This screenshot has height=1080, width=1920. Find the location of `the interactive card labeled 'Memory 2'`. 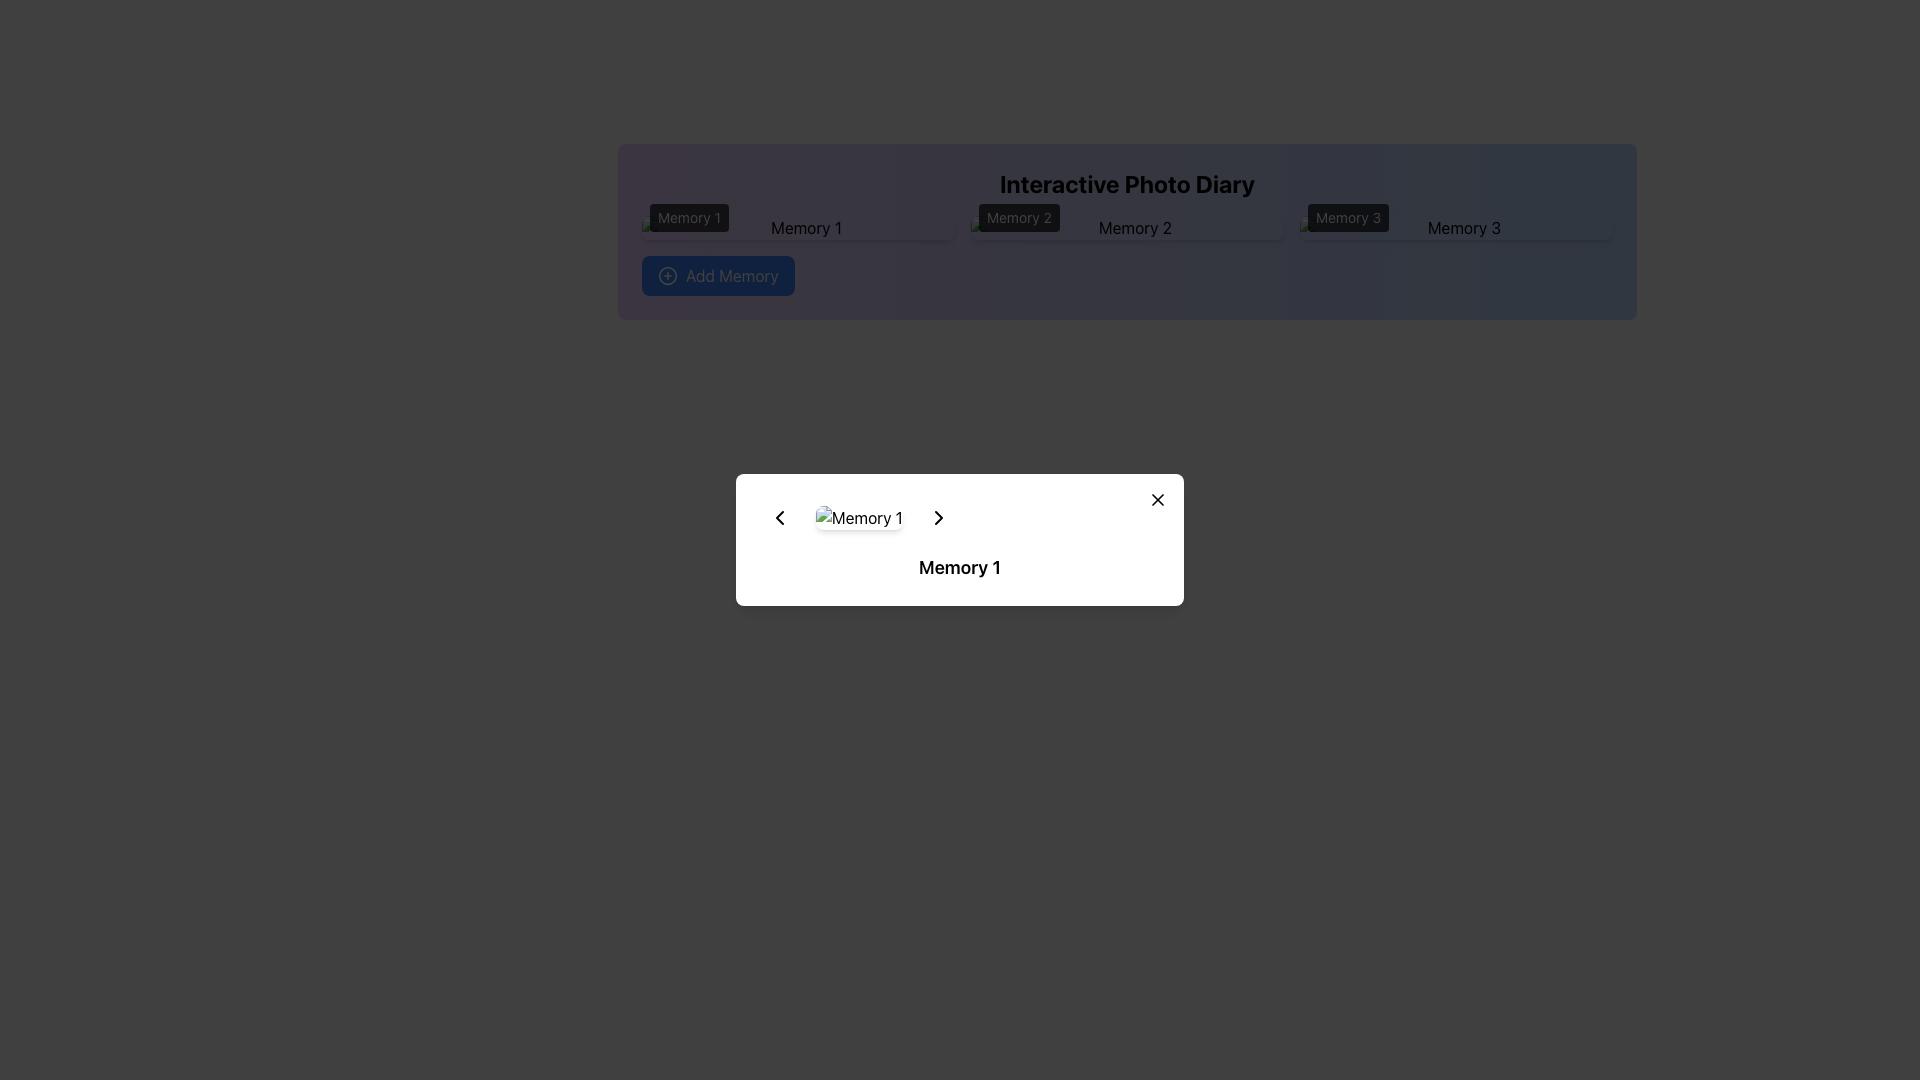

the interactive card labeled 'Memory 2' is located at coordinates (1127, 226).